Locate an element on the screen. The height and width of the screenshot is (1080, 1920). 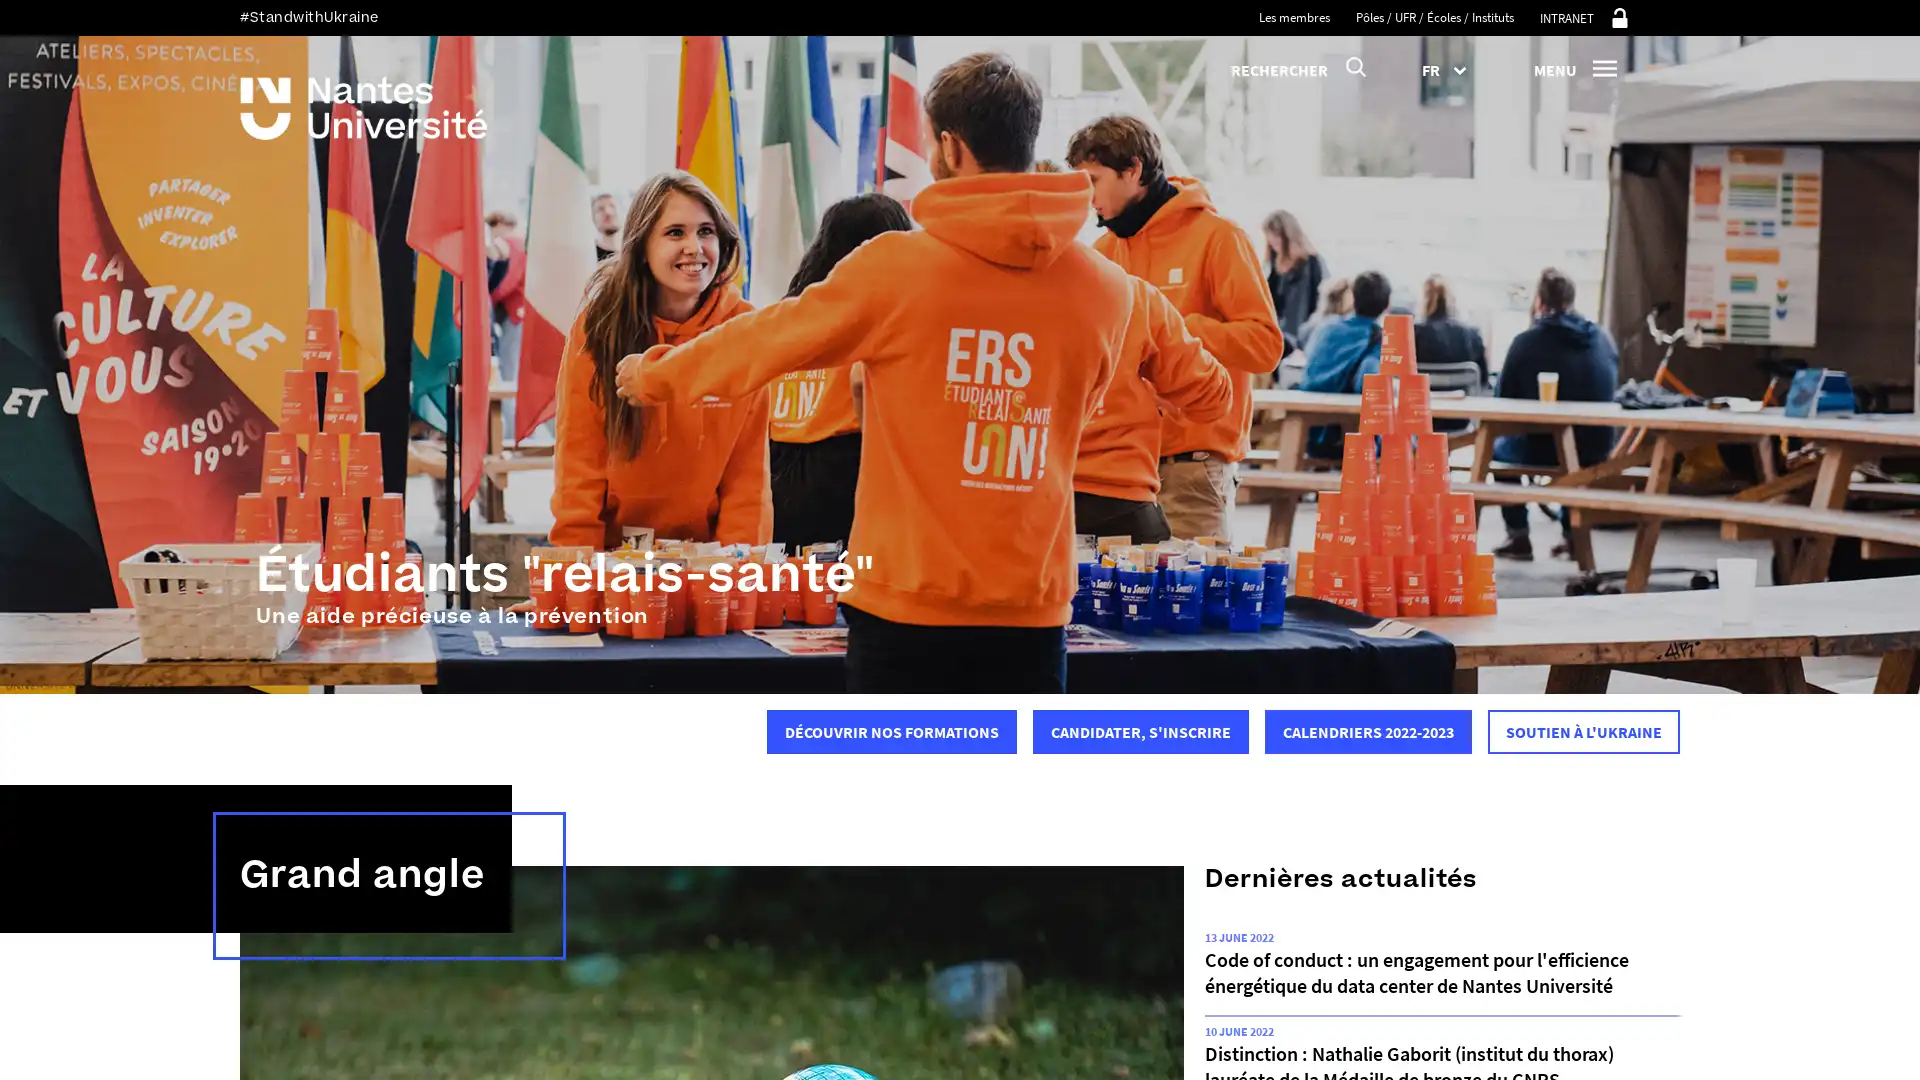
MENU is located at coordinates (1574, 67).